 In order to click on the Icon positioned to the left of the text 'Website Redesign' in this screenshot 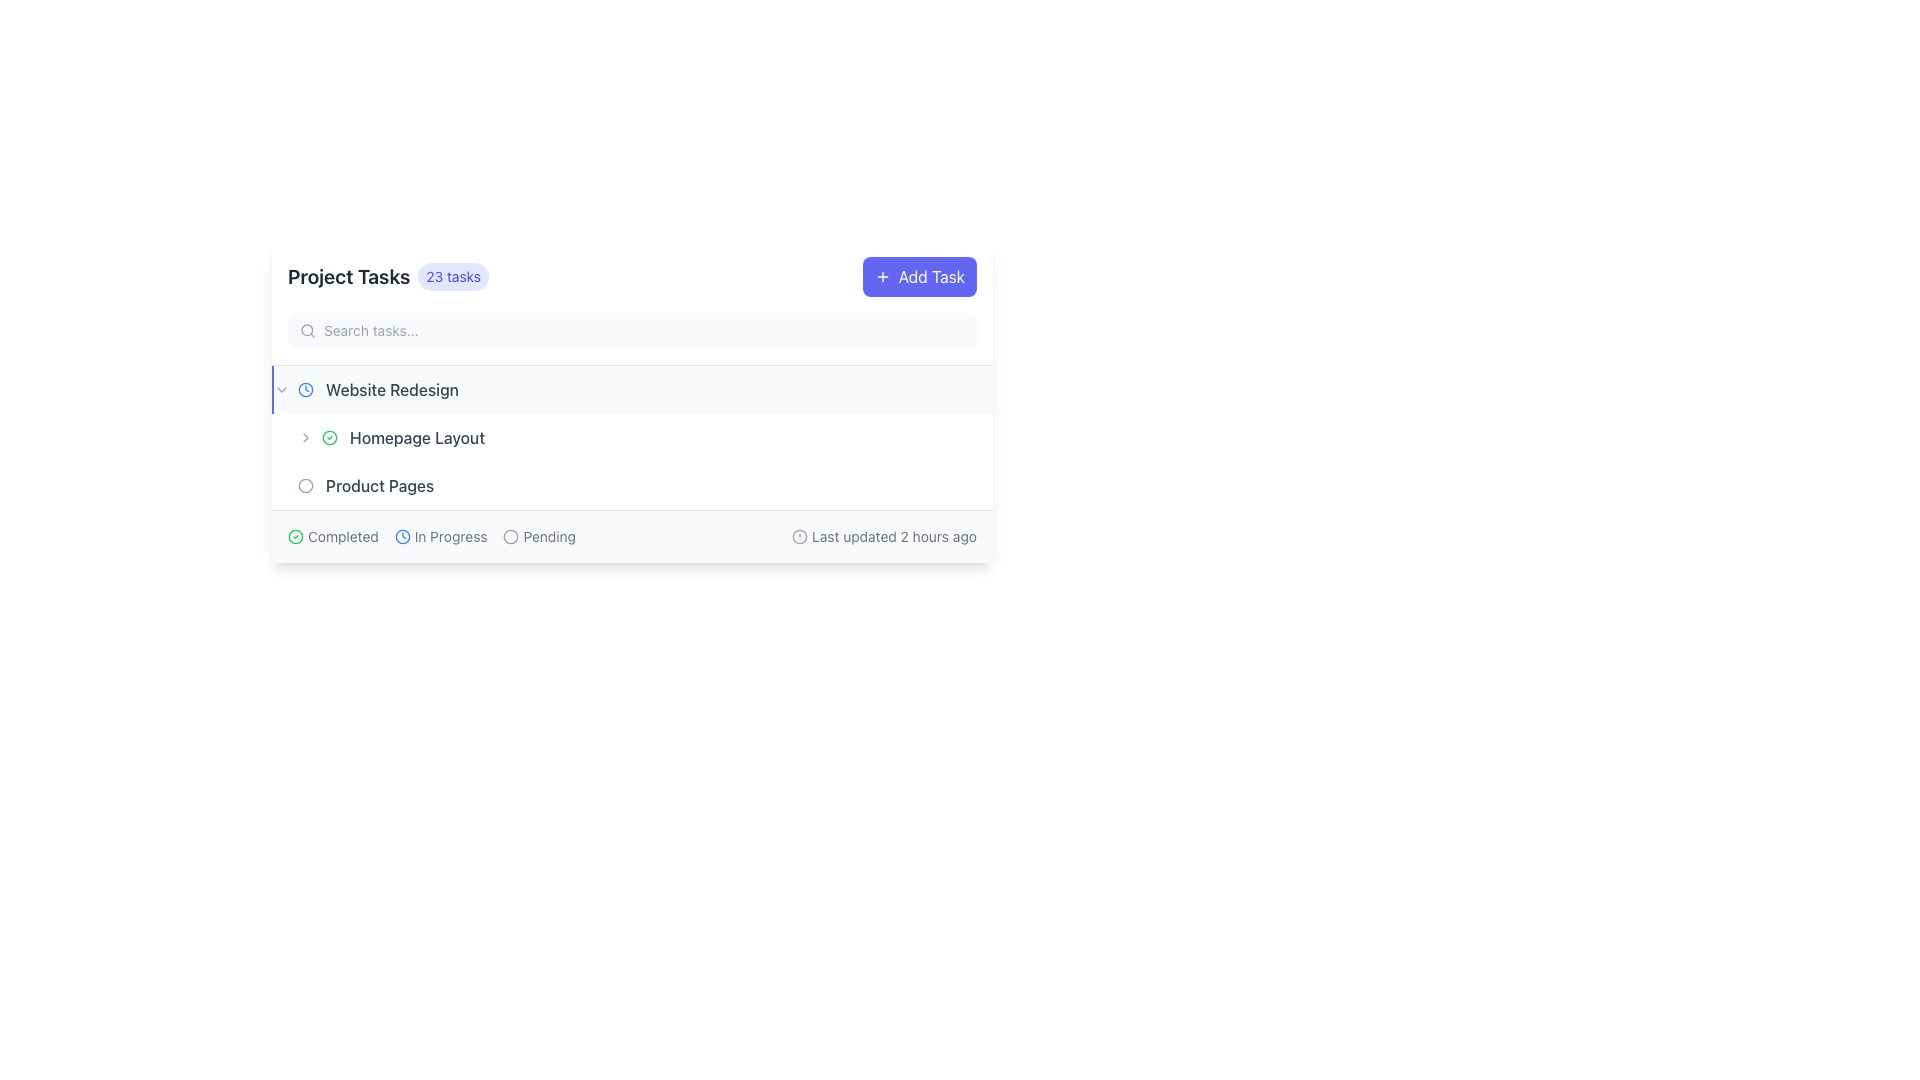, I will do `click(281, 389)`.